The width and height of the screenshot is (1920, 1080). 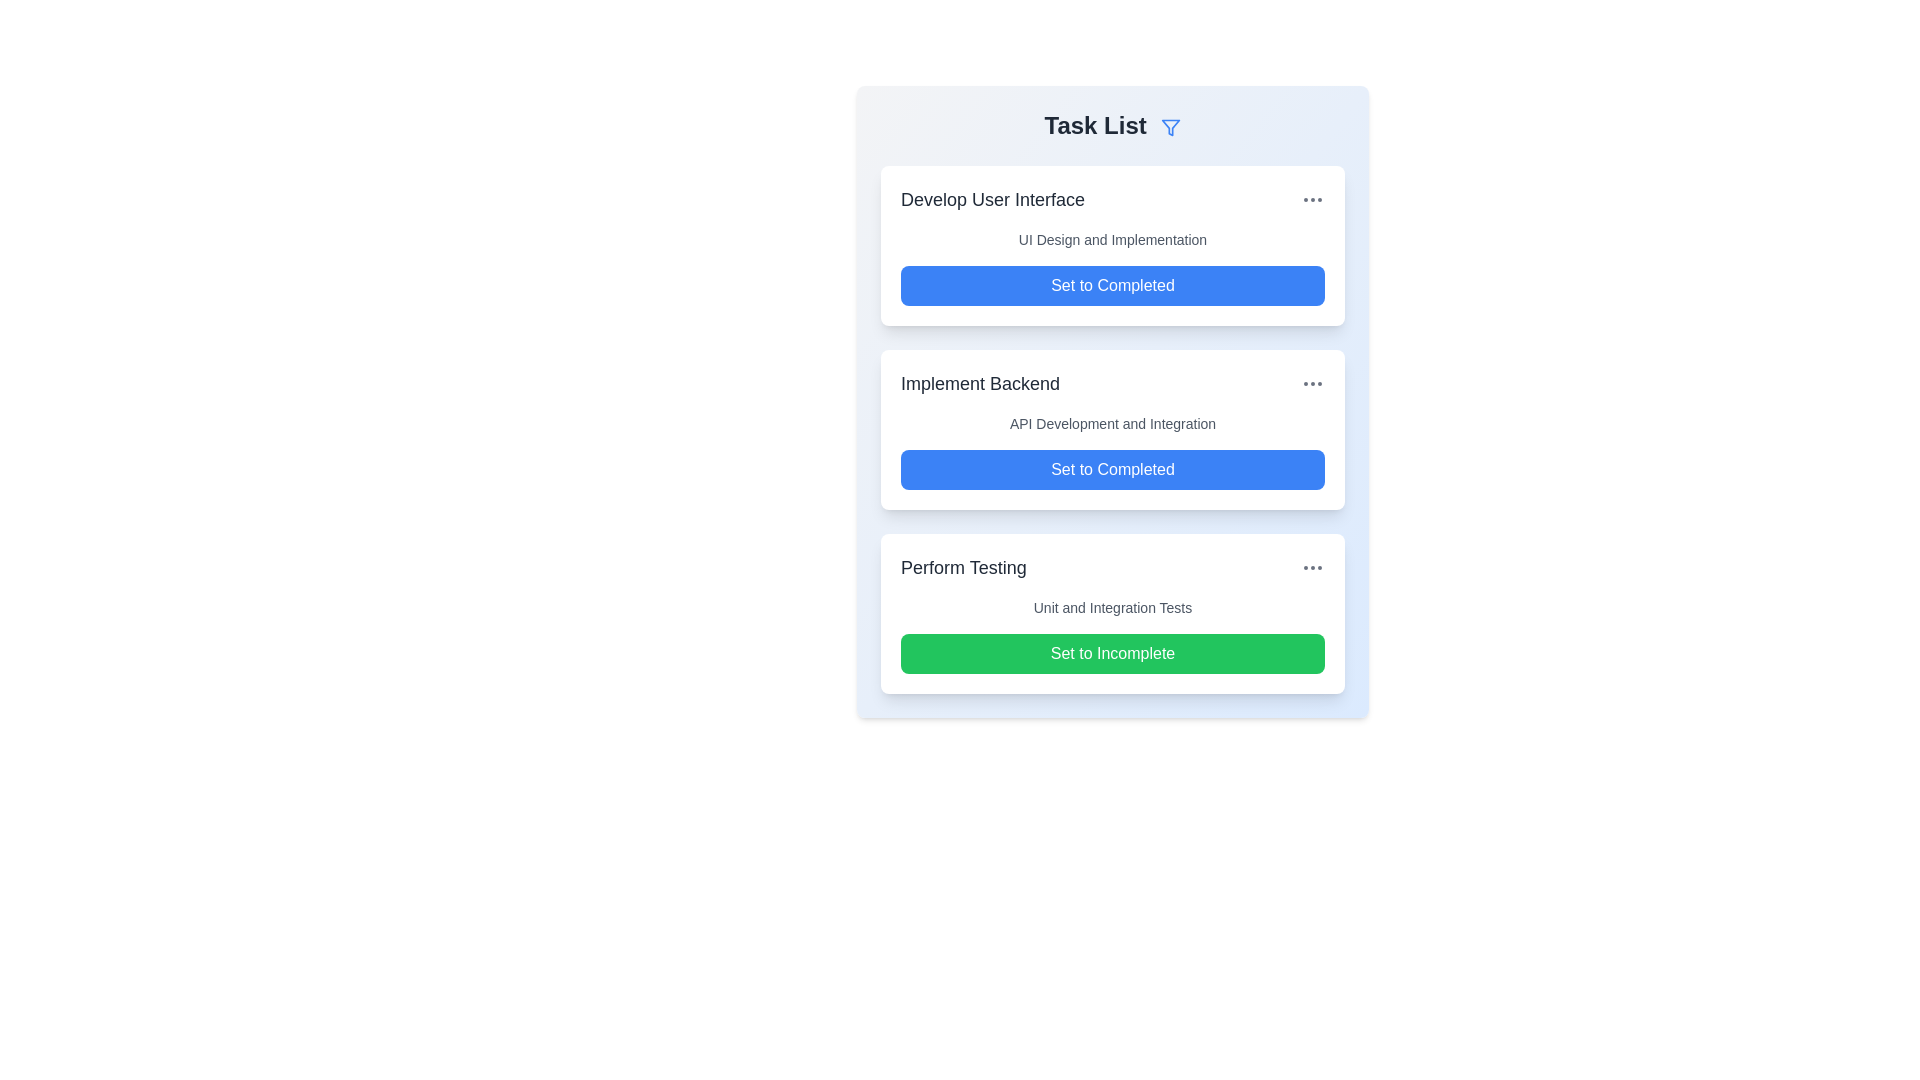 What do you see at coordinates (1313, 200) in the screenshot?
I see `the ellipsis icon next to the task titled 'Develop User Interface' to open additional options` at bounding box center [1313, 200].